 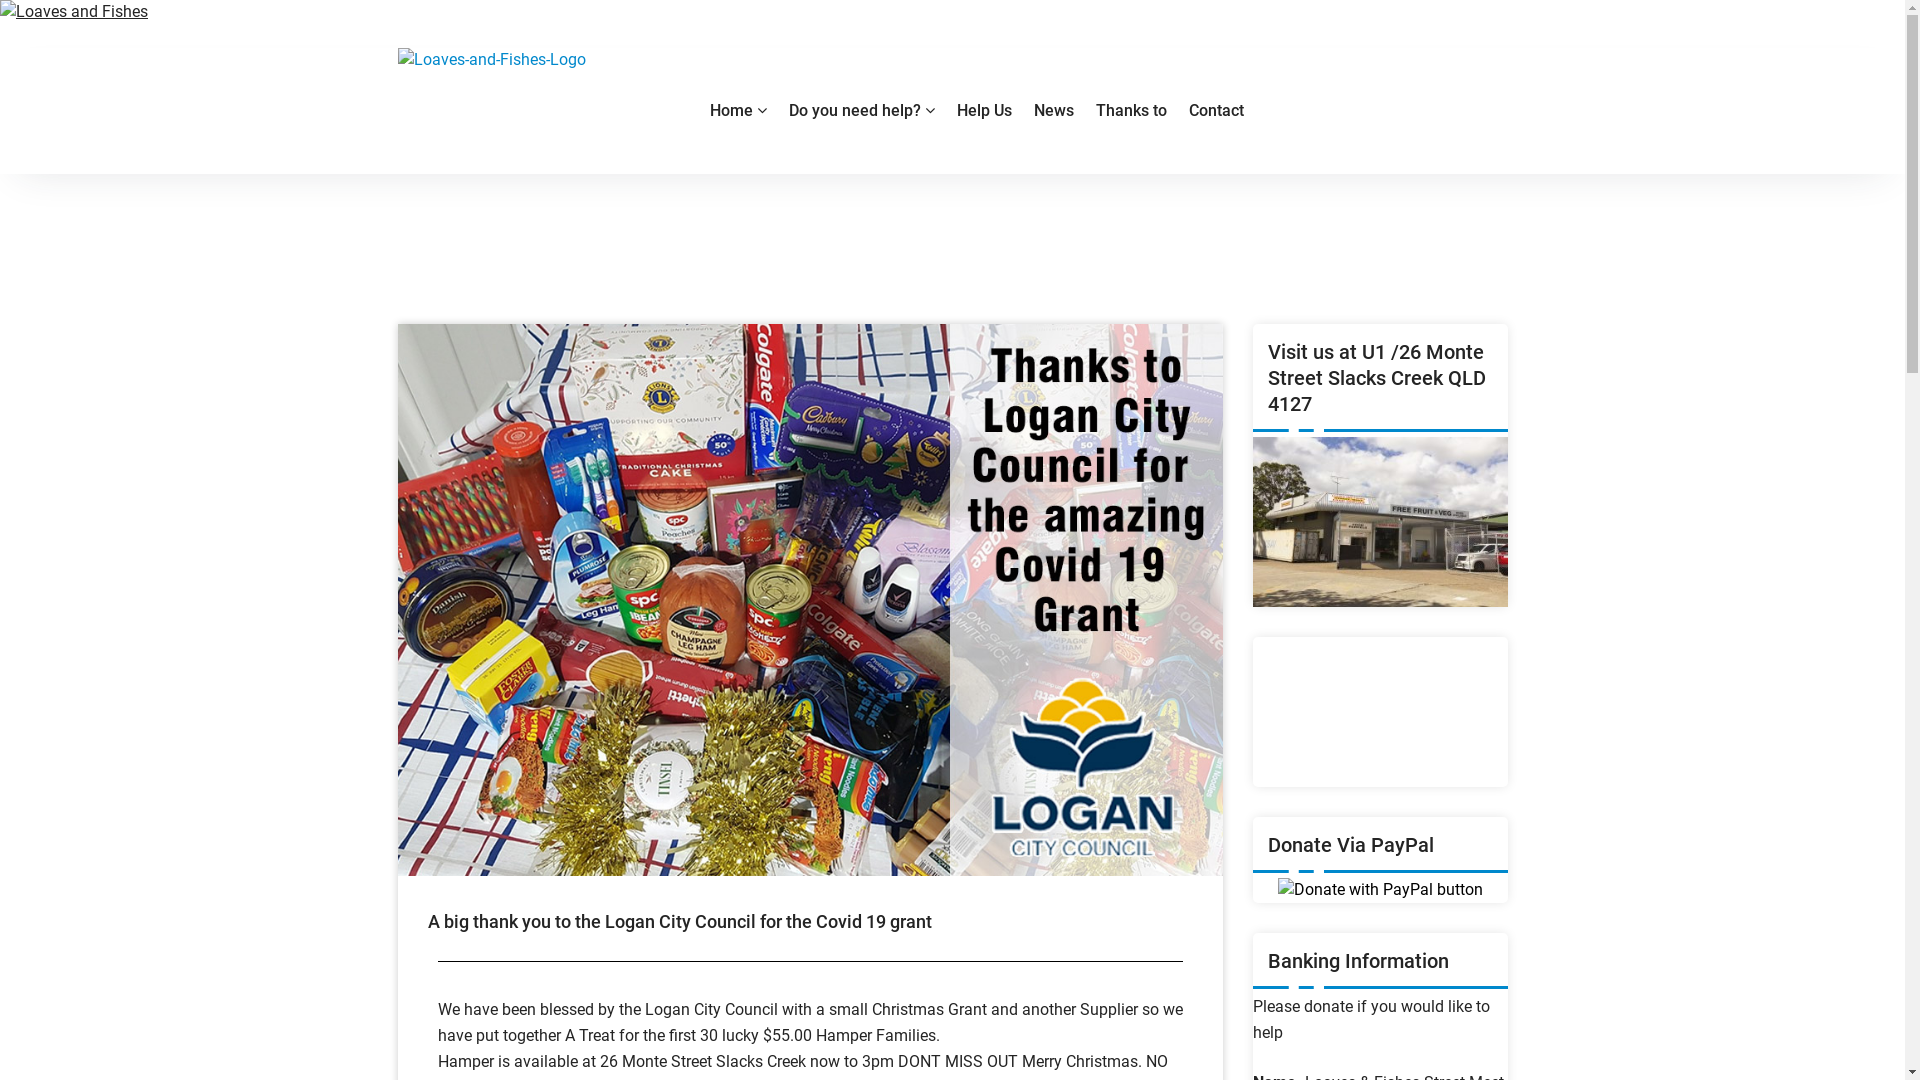 What do you see at coordinates (736, 111) in the screenshot?
I see `'Home'` at bounding box center [736, 111].